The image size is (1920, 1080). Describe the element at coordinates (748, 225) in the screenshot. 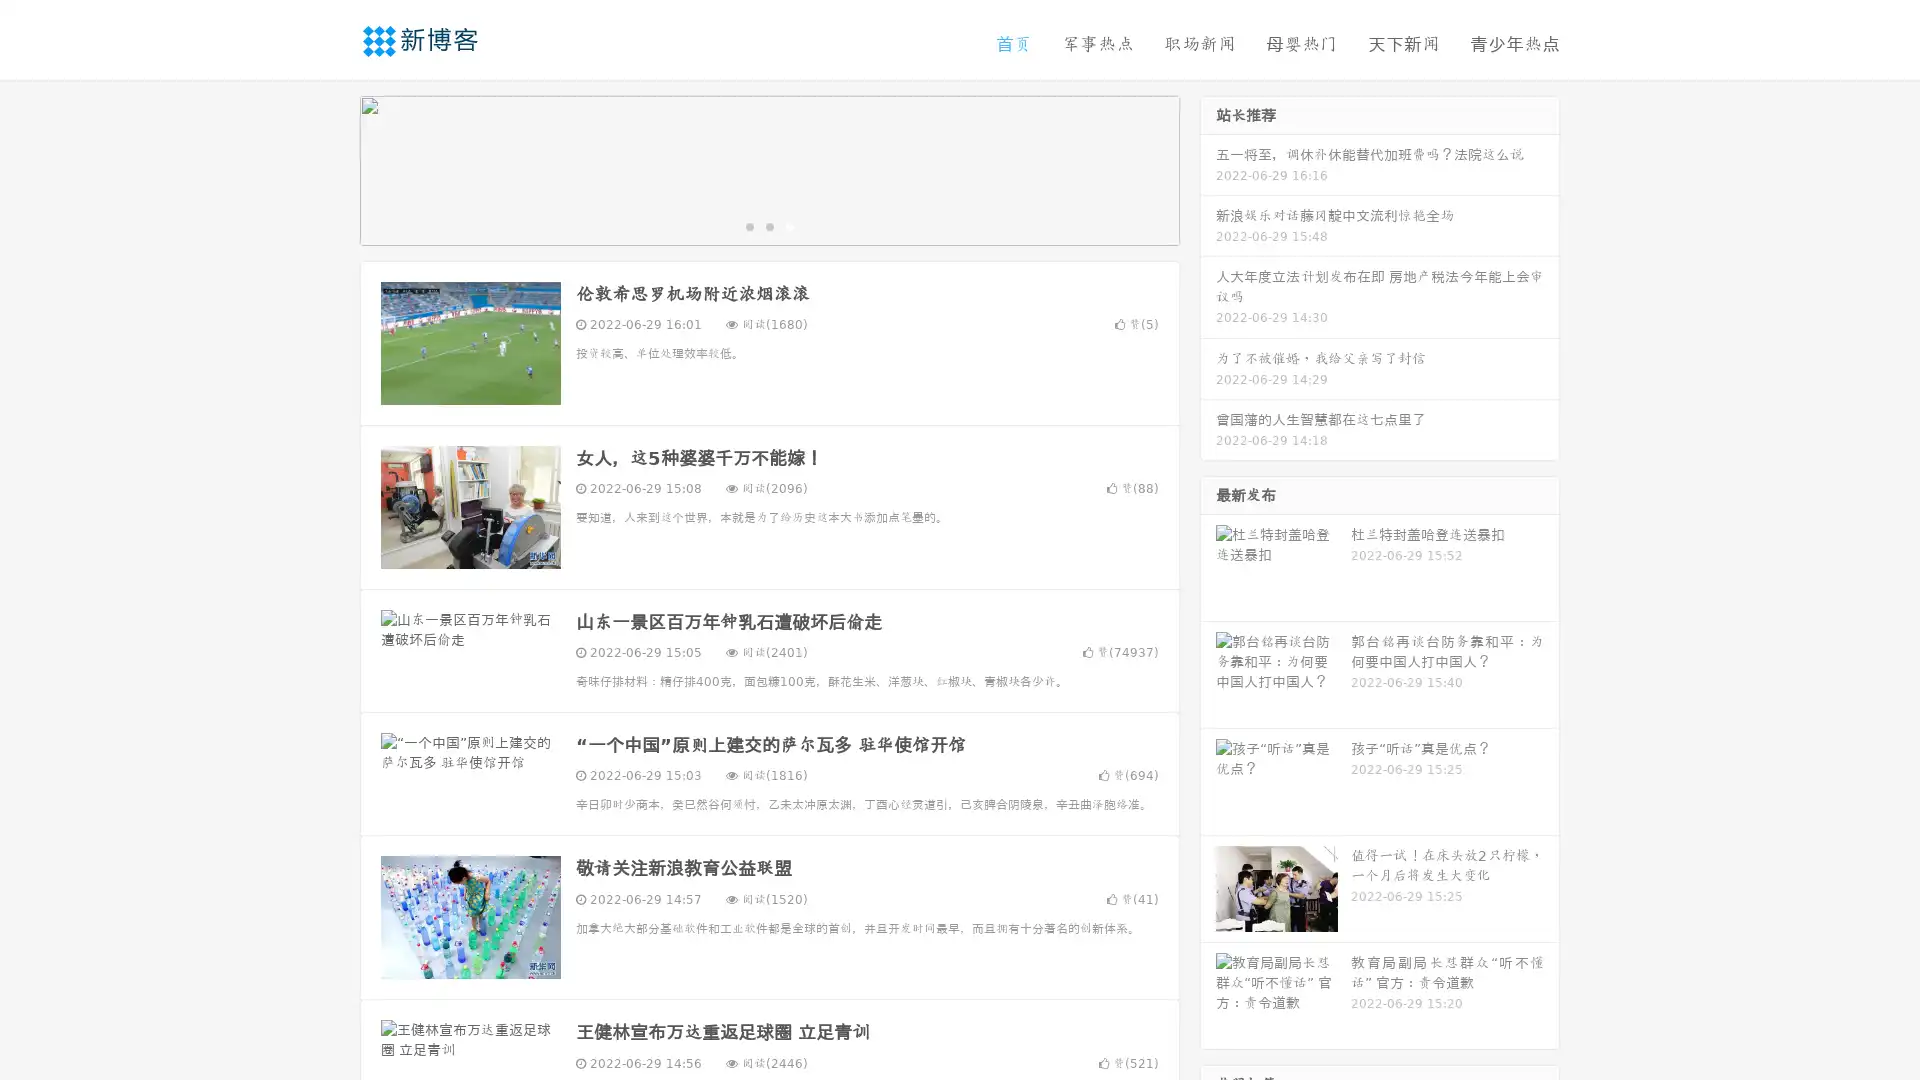

I see `Go to slide 1` at that location.